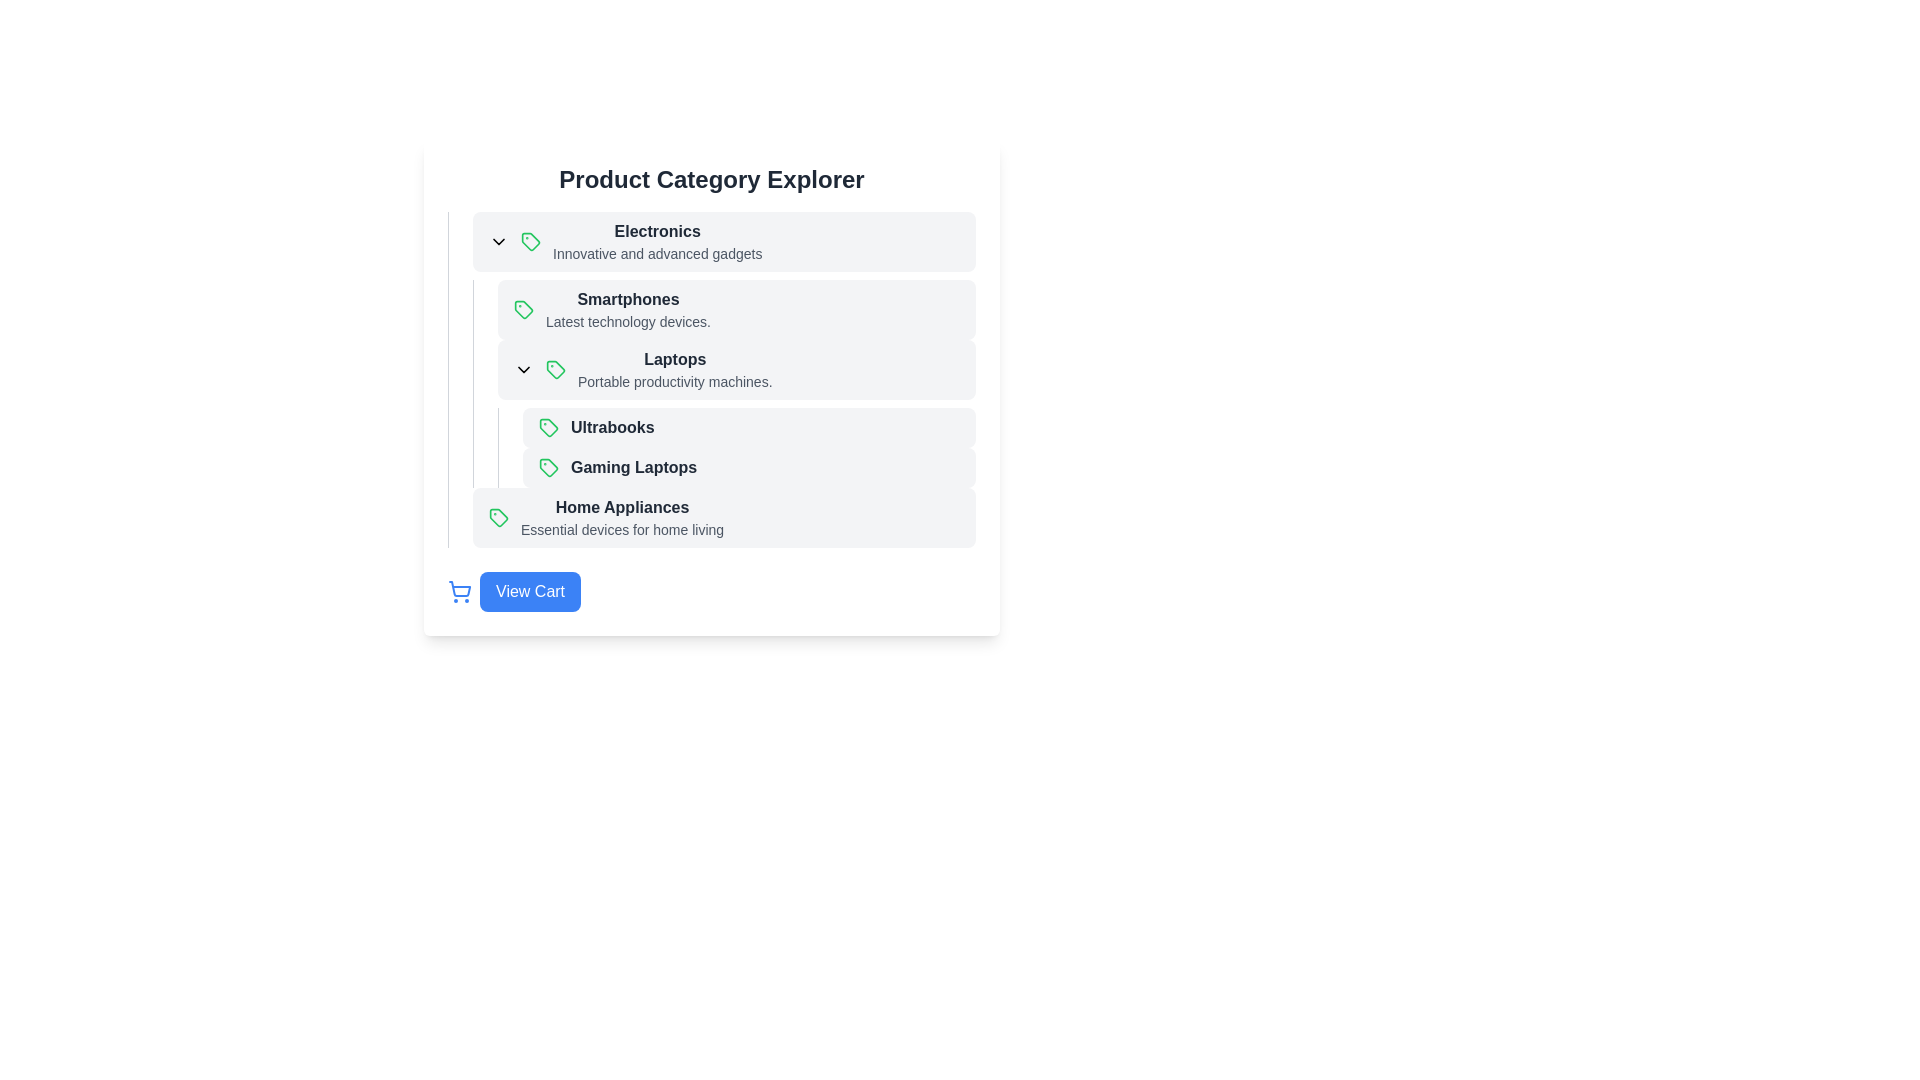  I want to click on the shopping cart icon located to the left of the 'View Cart' button in the bottom section of the product categories panel, so click(459, 590).